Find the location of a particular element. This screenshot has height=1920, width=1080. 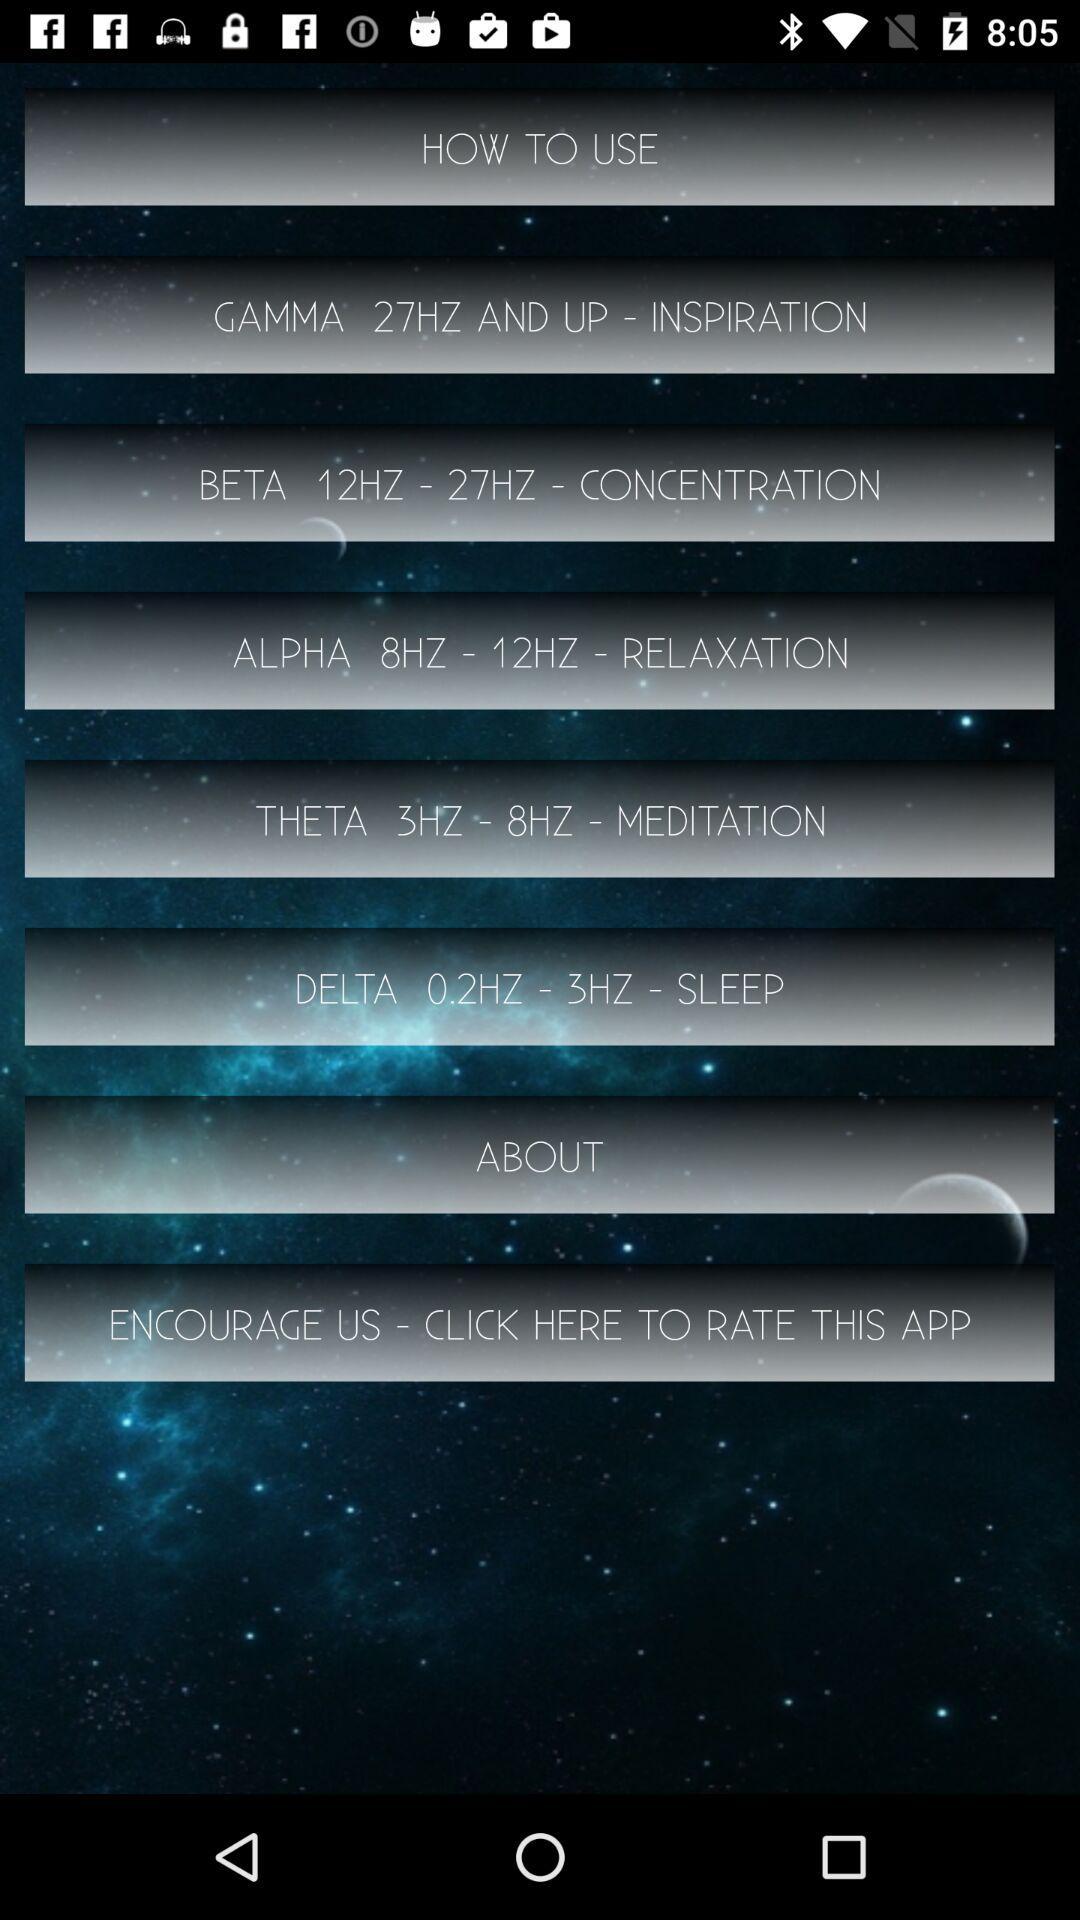

button below the how to use item is located at coordinates (540, 314).